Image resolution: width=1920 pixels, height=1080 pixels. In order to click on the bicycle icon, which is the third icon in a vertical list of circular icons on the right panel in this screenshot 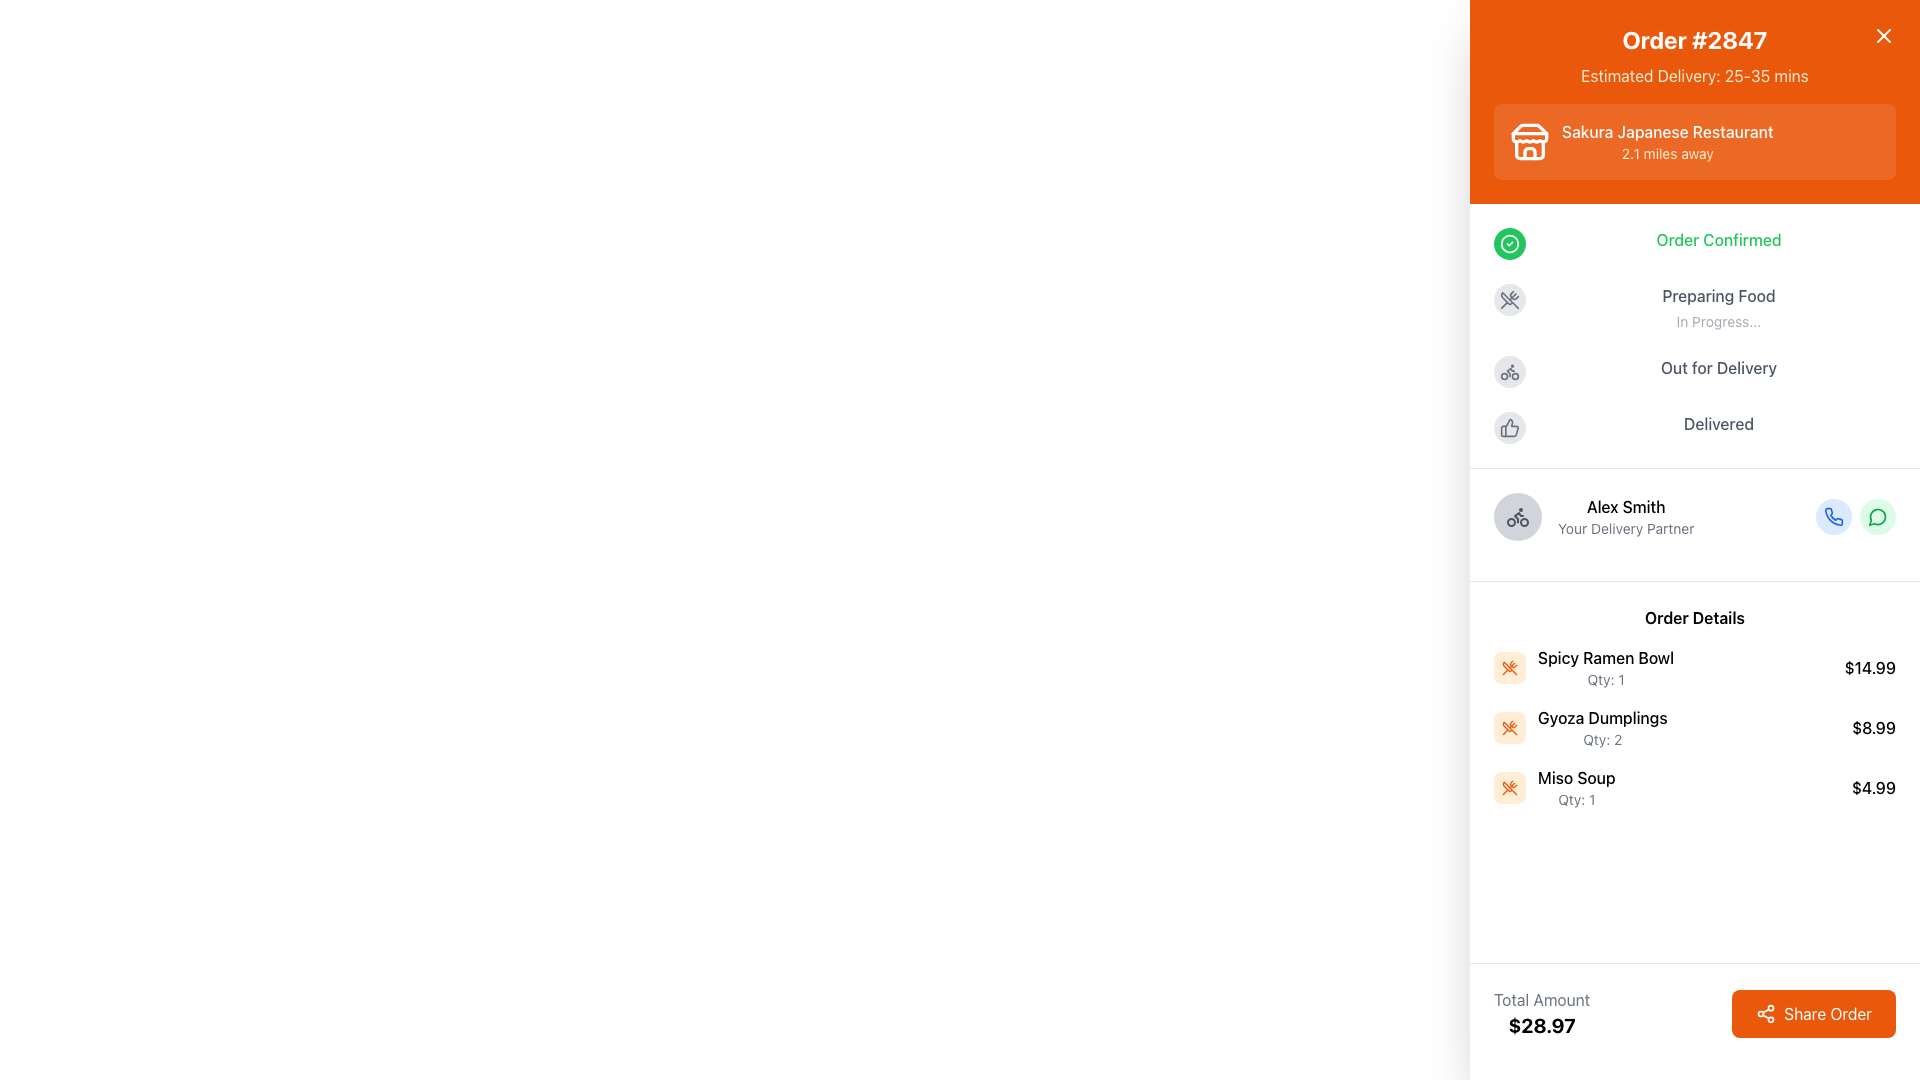, I will do `click(1517, 515)`.